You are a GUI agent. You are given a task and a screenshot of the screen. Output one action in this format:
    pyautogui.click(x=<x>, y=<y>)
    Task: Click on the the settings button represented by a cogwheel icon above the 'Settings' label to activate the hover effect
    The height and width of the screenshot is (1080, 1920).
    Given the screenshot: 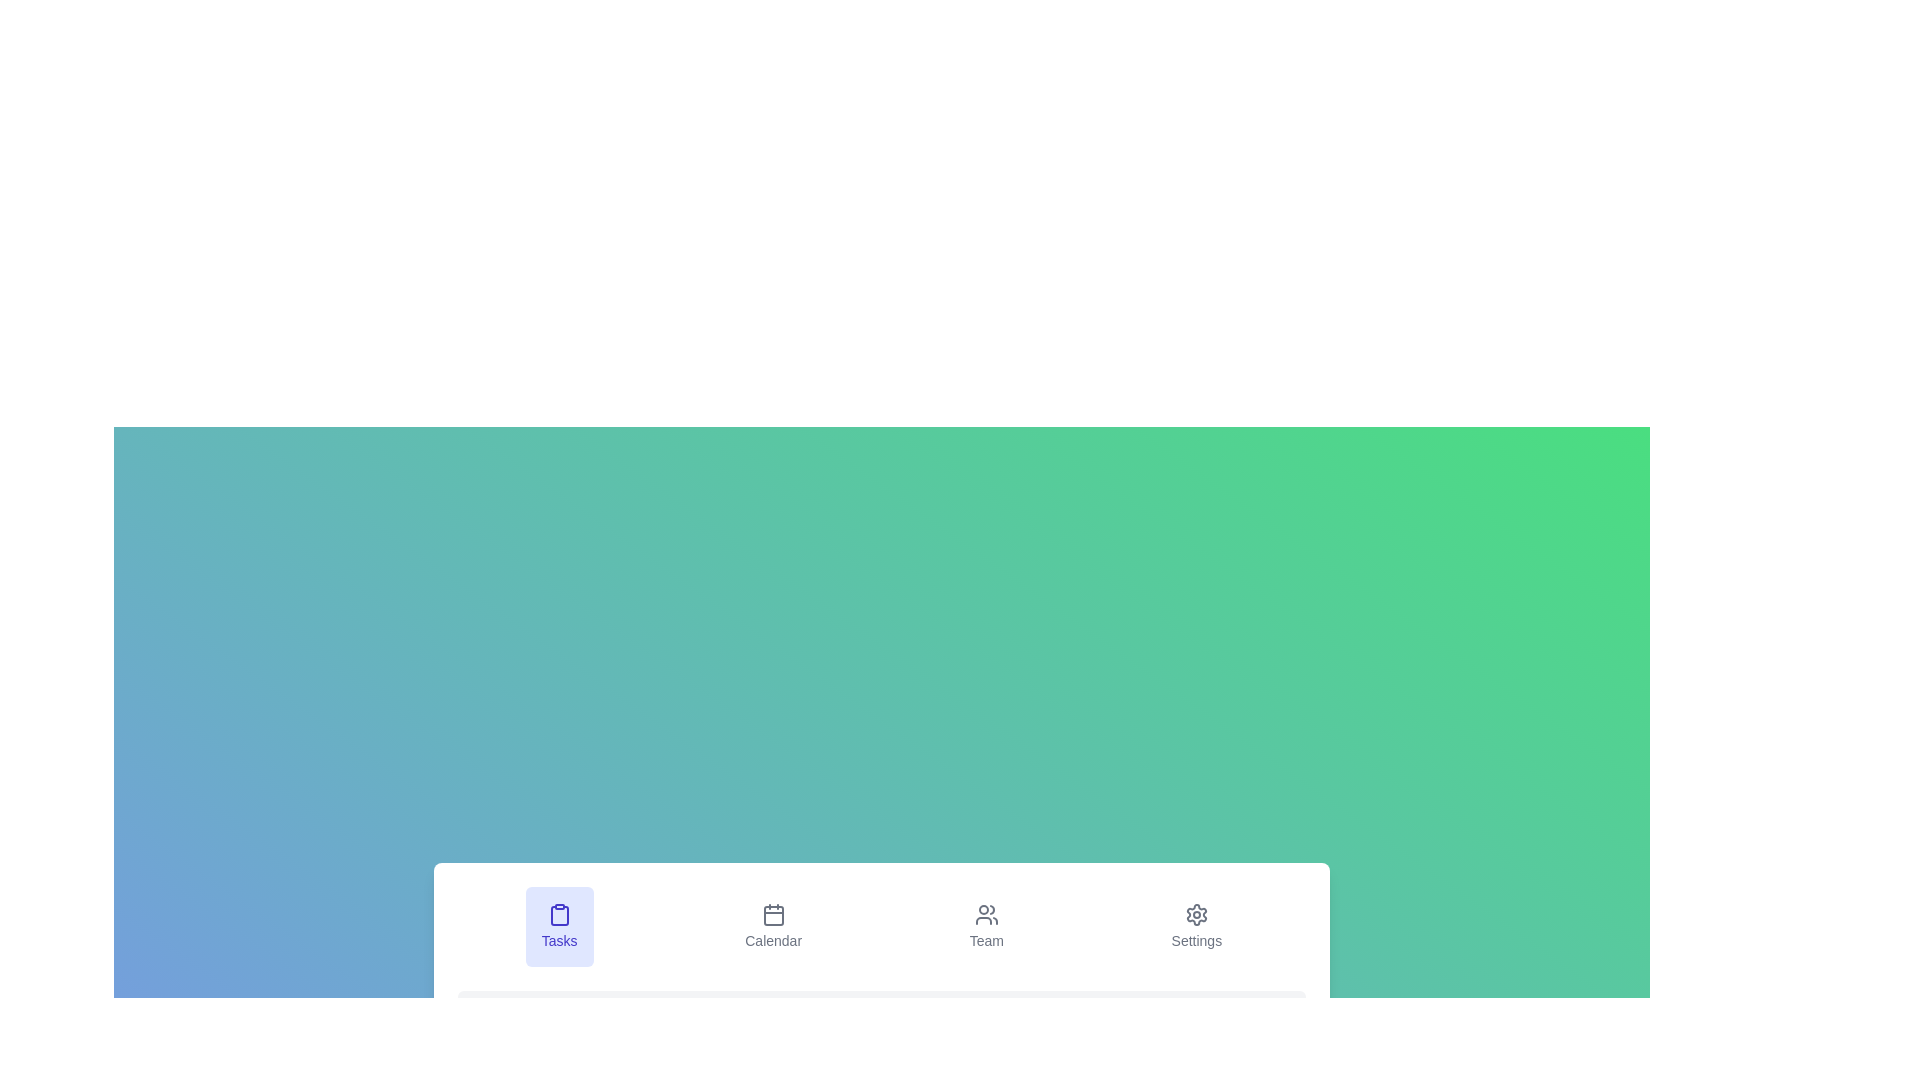 What is the action you would take?
    pyautogui.click(x=1196, y=926)
    